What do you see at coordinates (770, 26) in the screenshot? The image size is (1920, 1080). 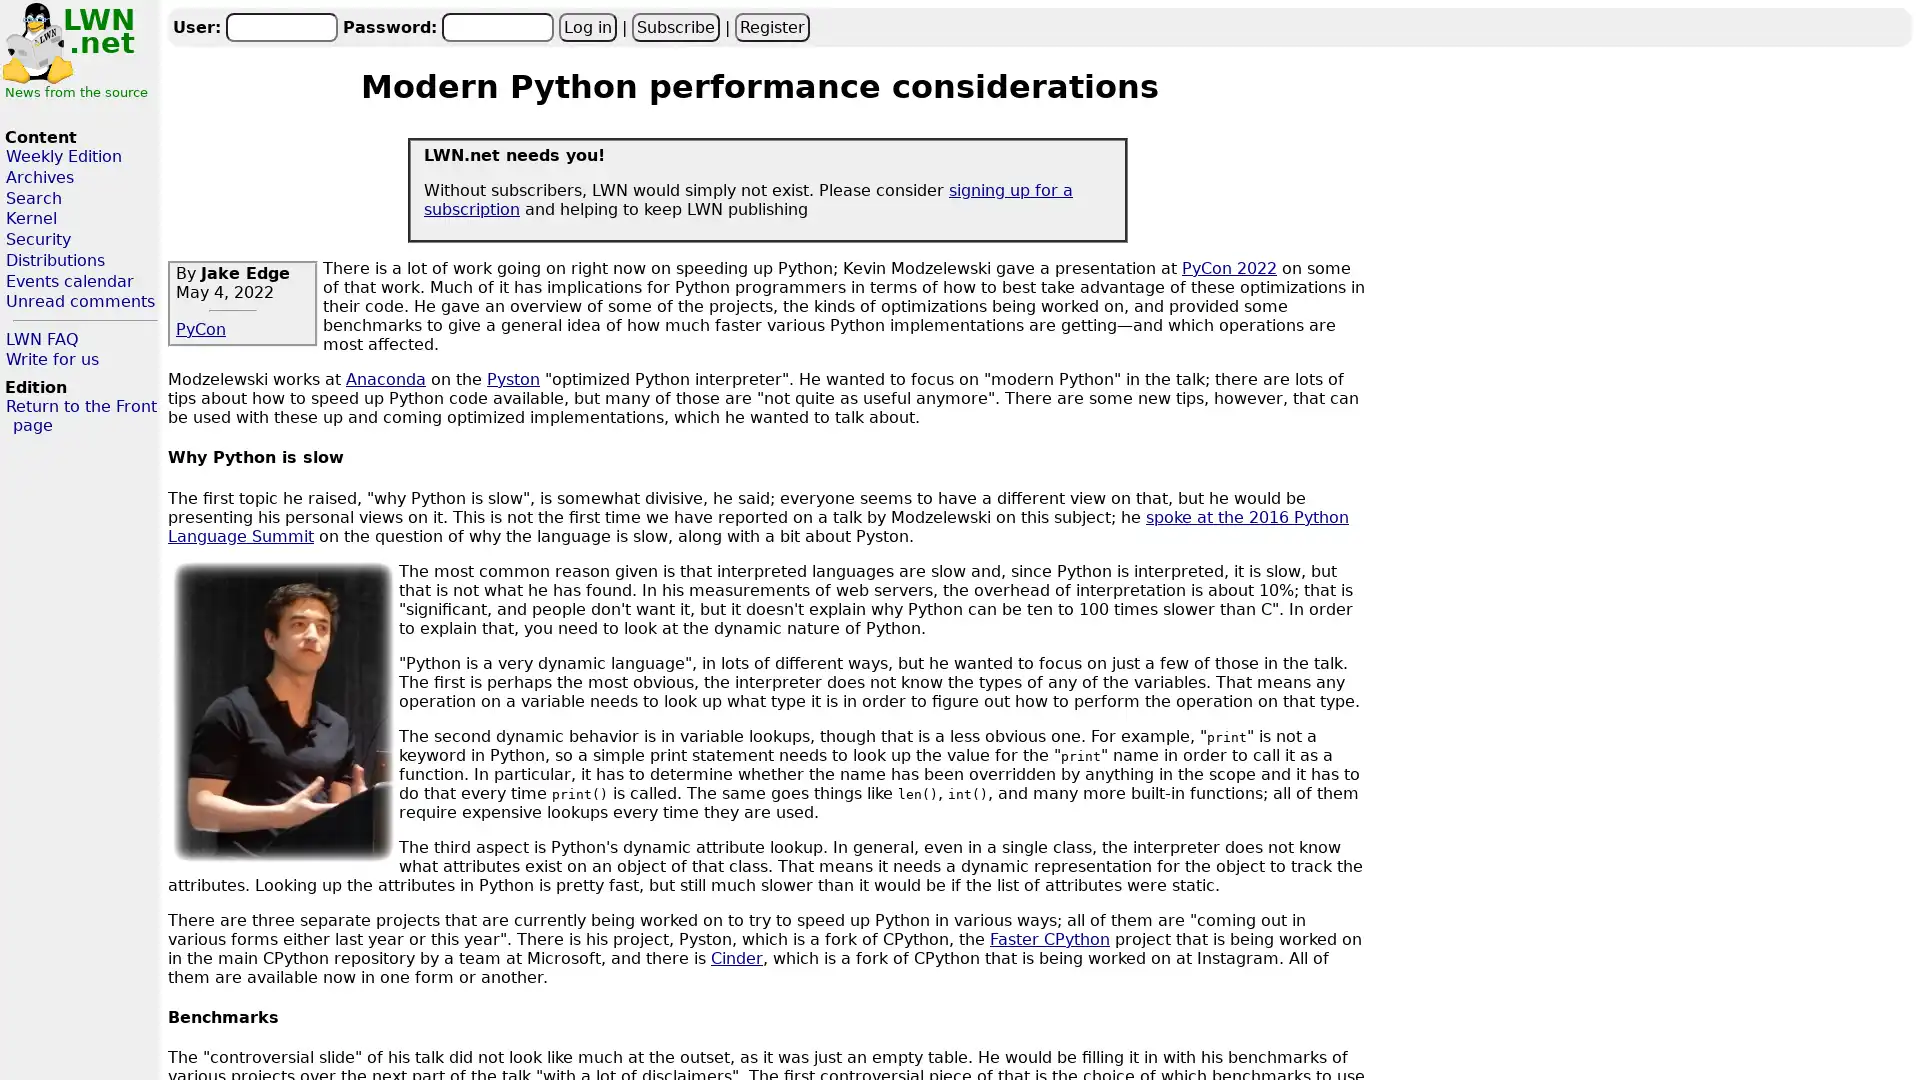 I see `Register` at bounding box center [770, 26].